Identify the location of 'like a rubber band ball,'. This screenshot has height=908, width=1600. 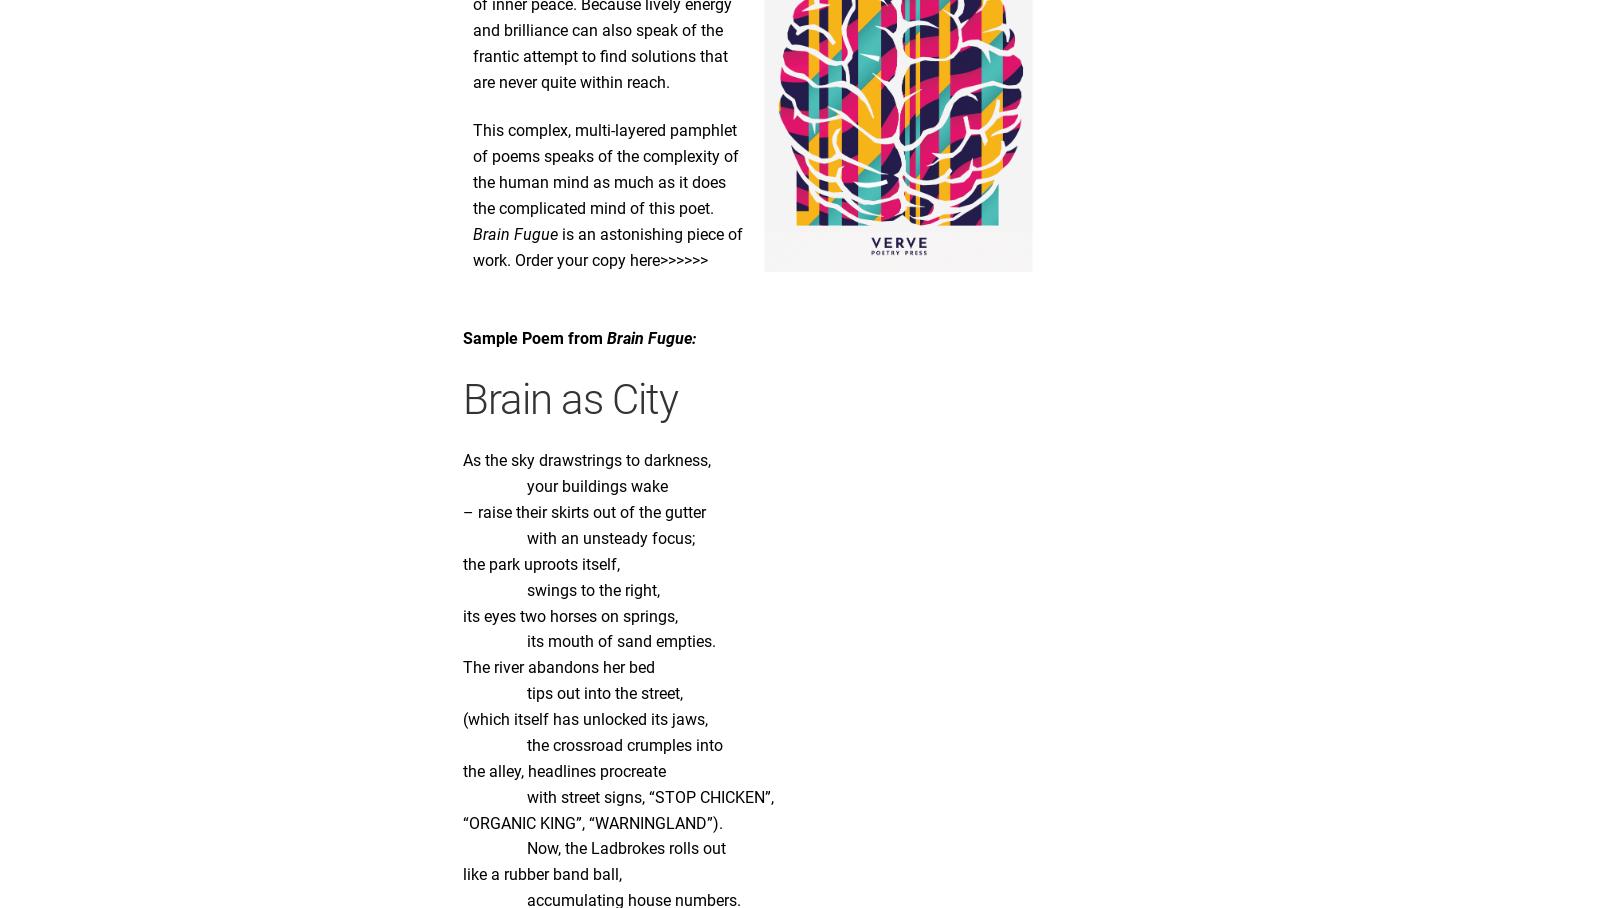
(541, 874).